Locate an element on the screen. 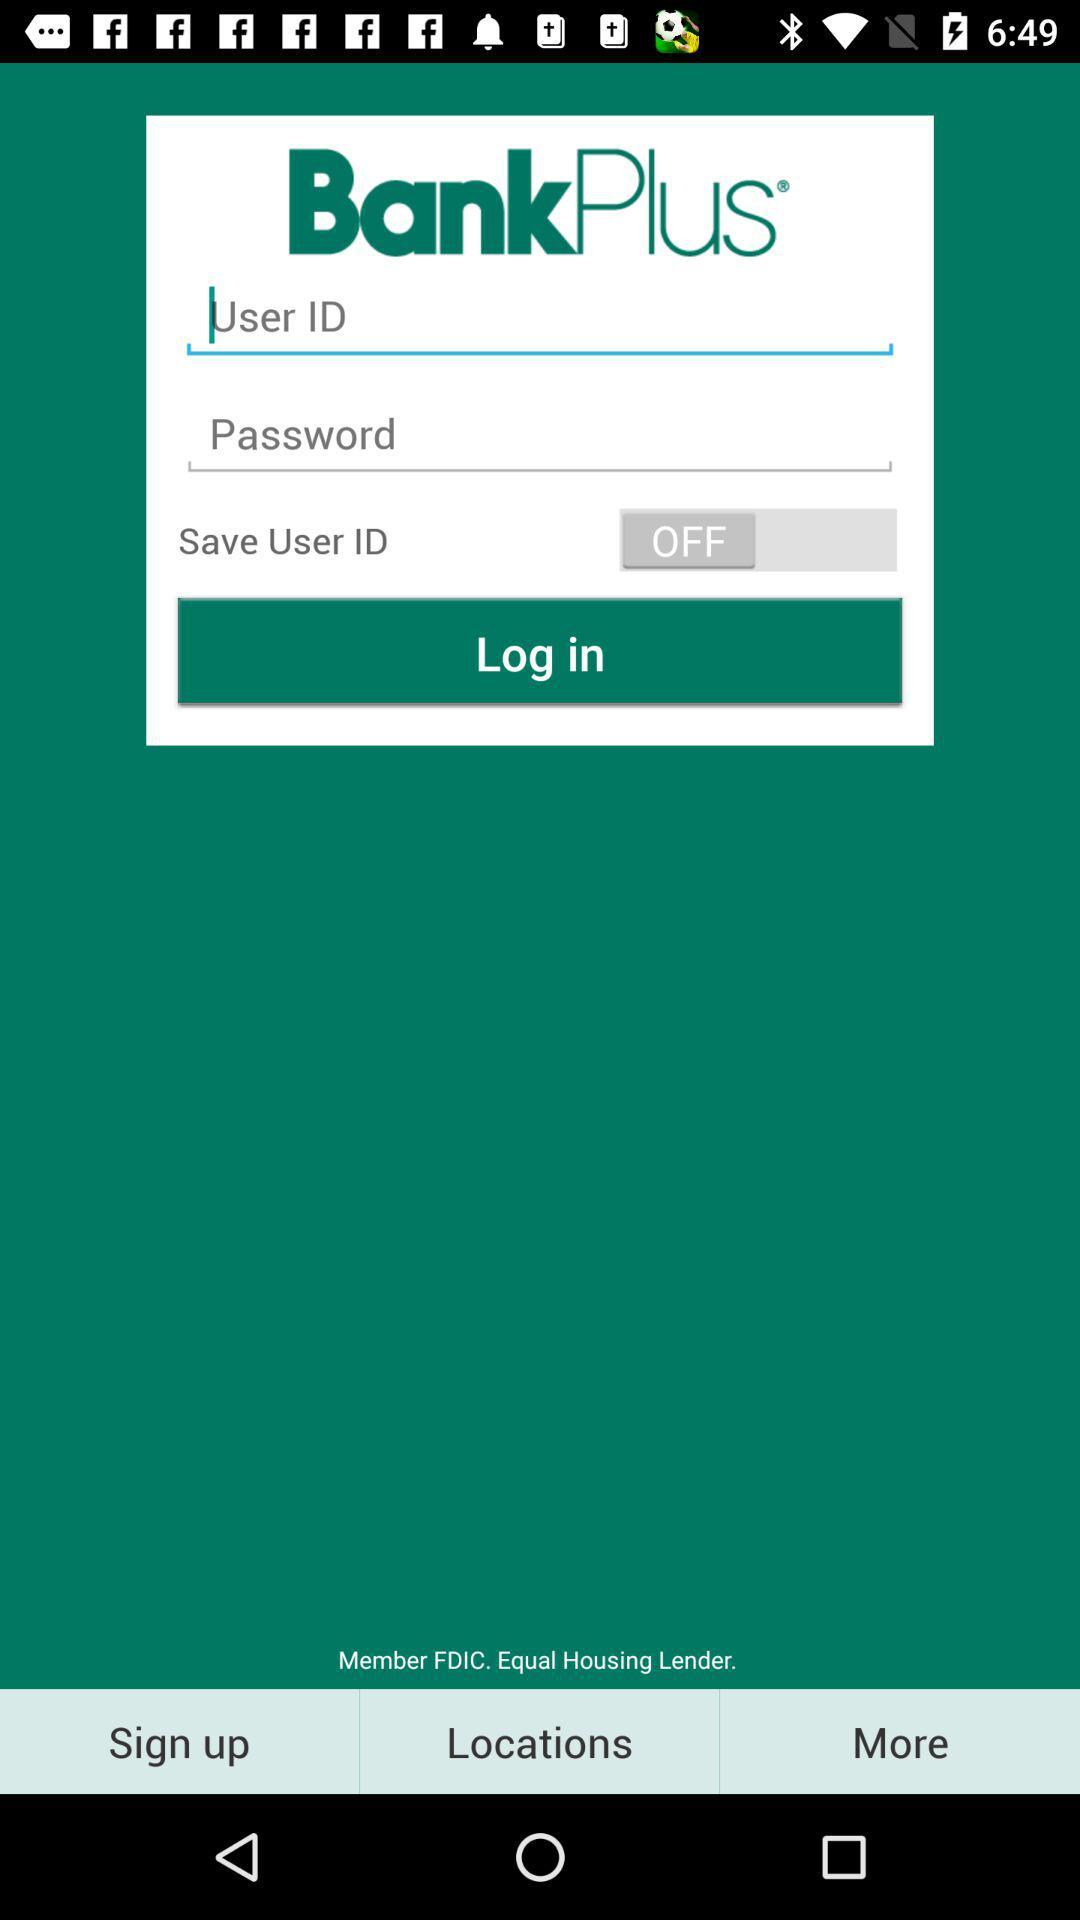 This screenshot has width=1080, height=1920. the log in item is located at coordinates (540, 652).